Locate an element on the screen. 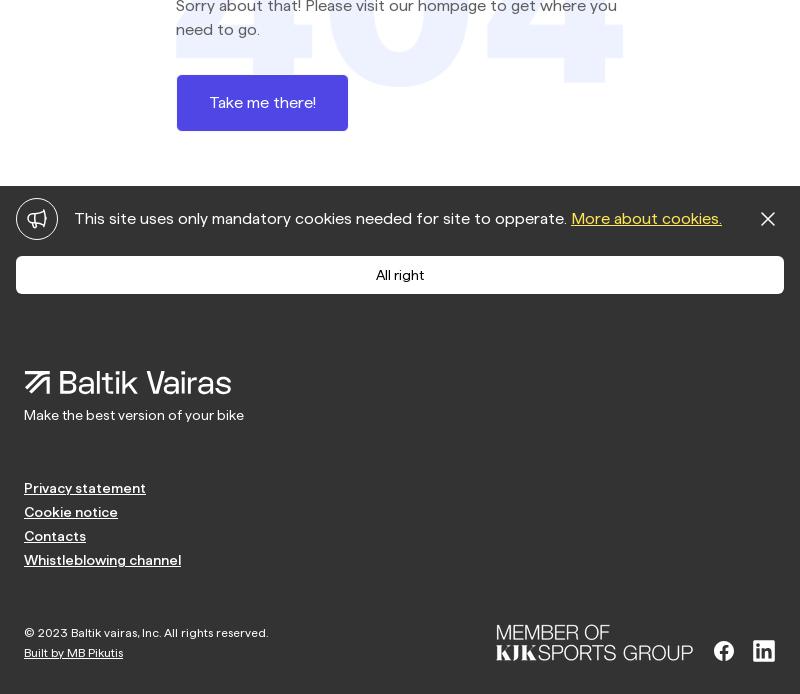  'Contacts' is located at coordinates (54, 534).